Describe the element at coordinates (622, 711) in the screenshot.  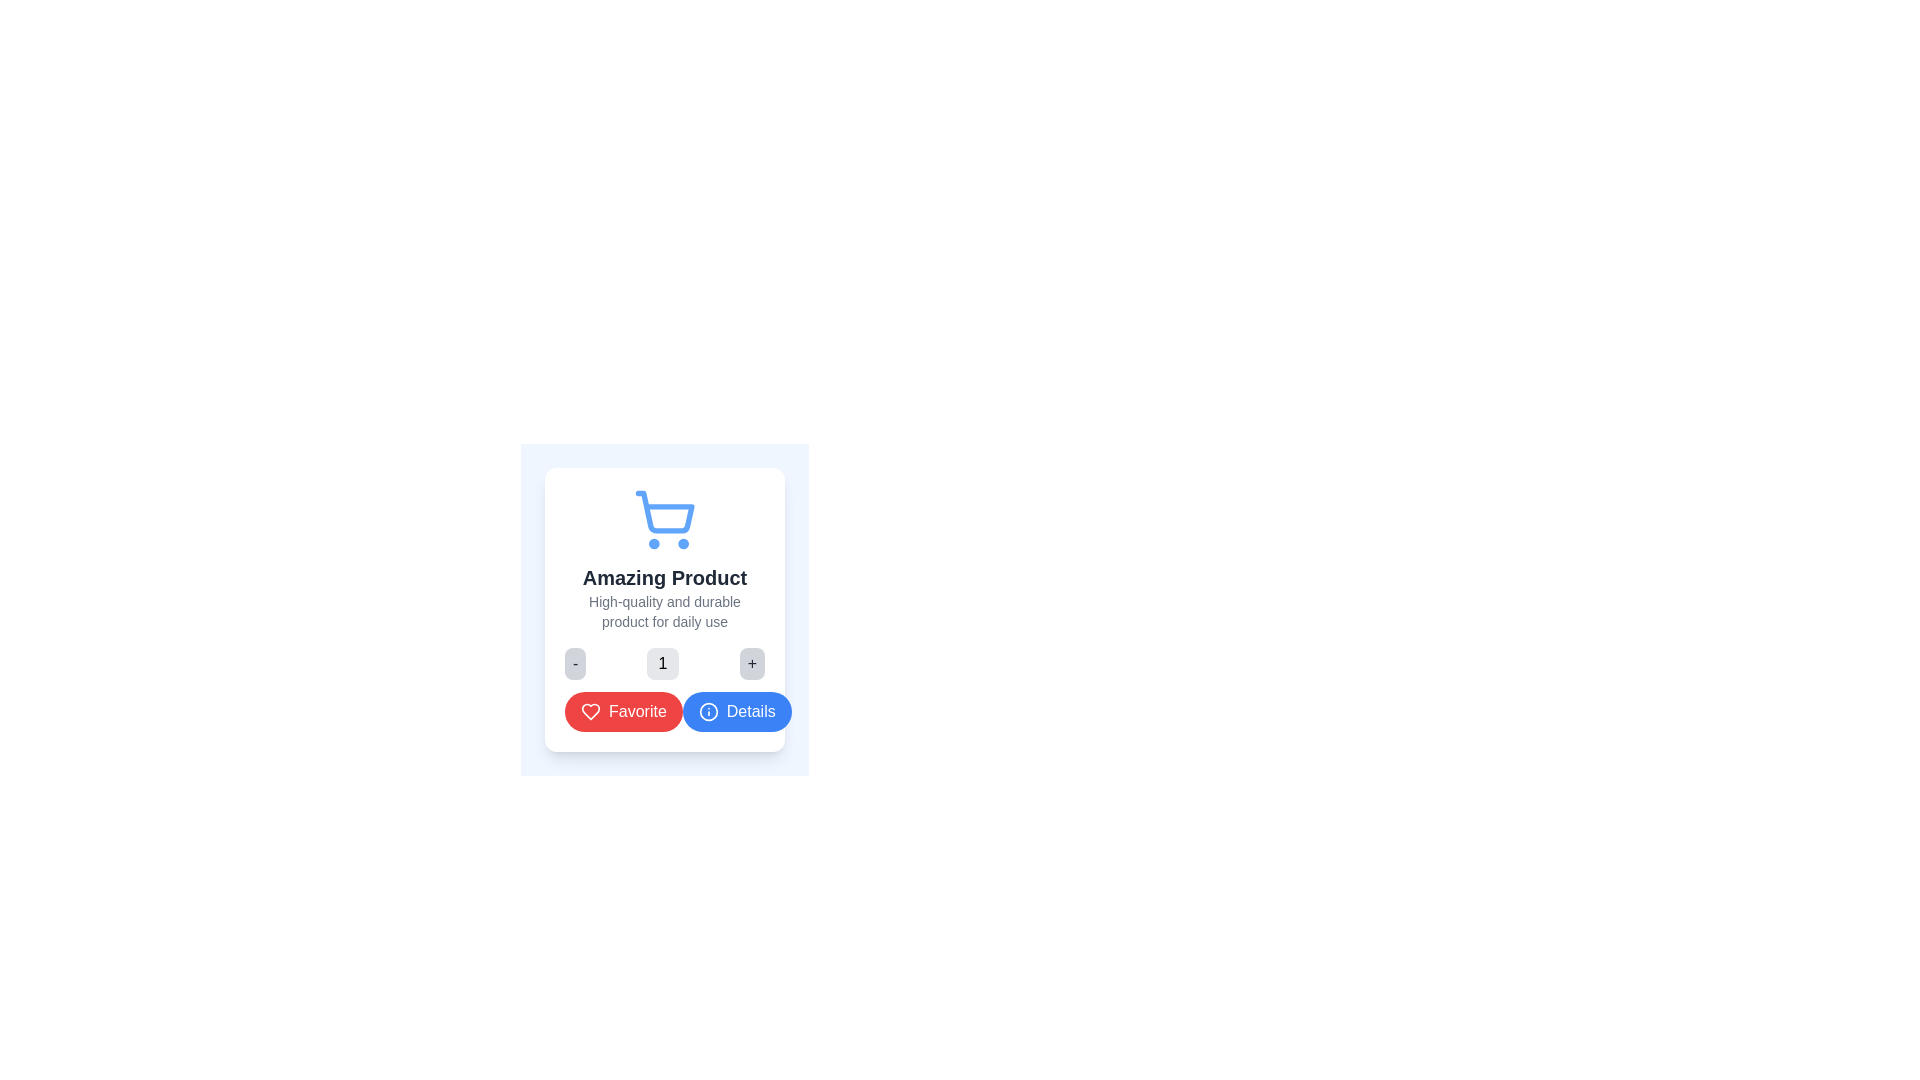
I see `the favorite button located below the product title` at that location.